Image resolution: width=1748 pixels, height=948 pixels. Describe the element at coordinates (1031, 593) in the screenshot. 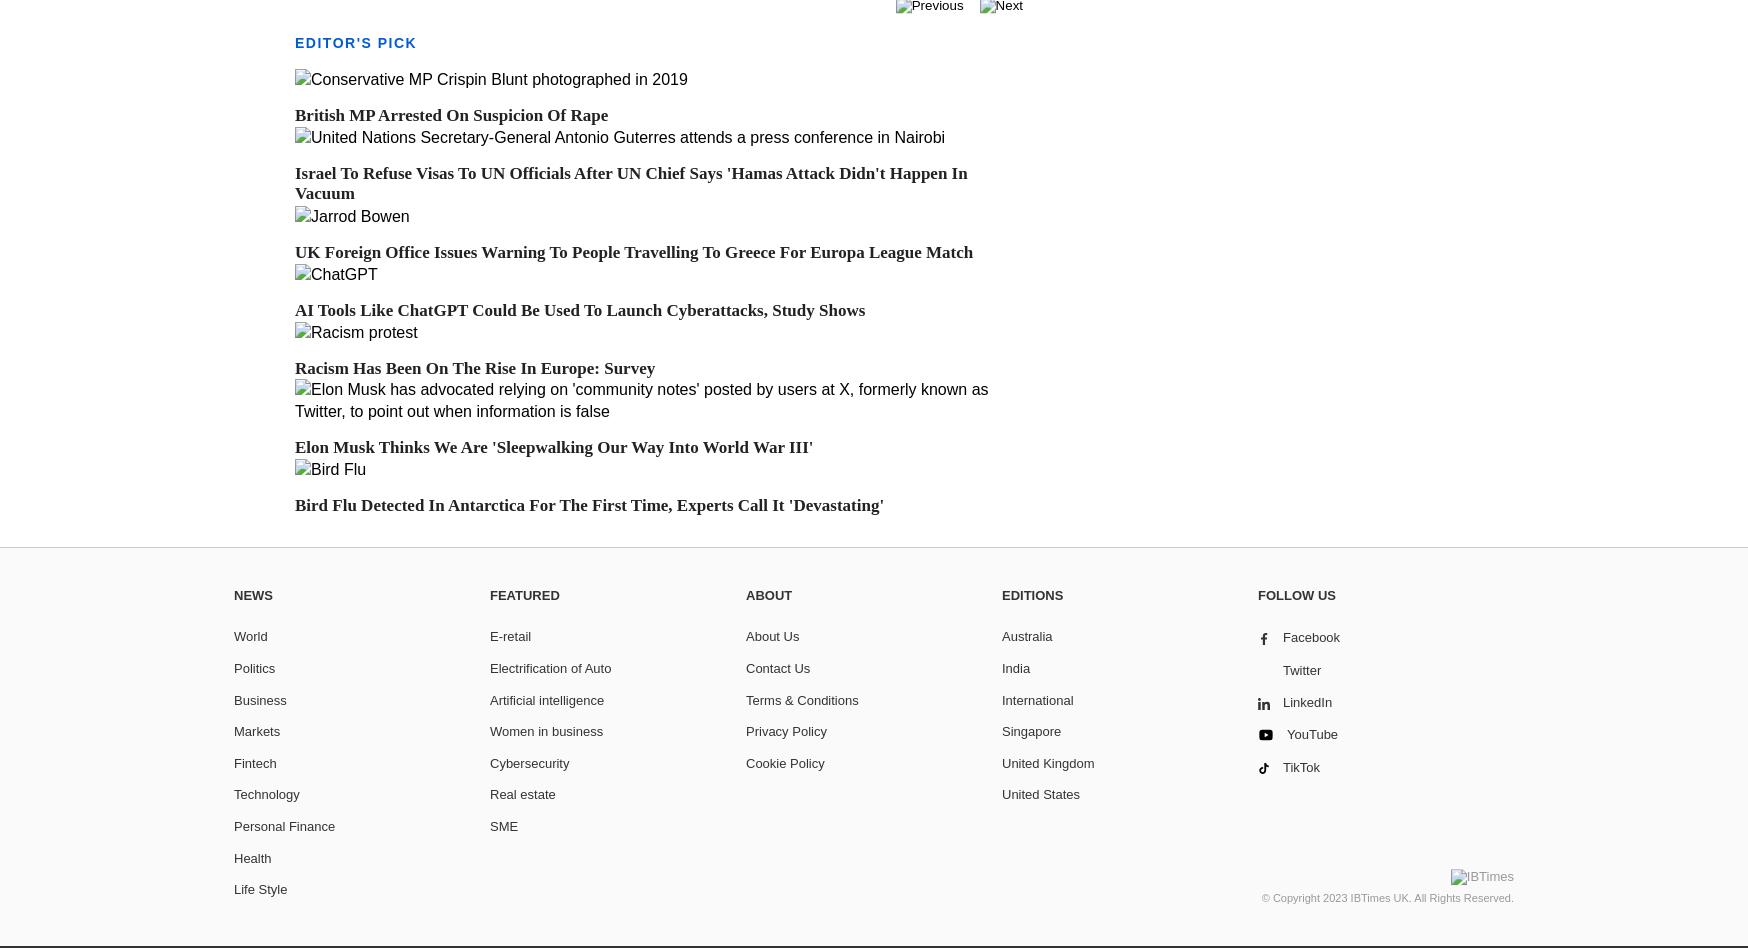

I see `'EDITIONS'` at that location.